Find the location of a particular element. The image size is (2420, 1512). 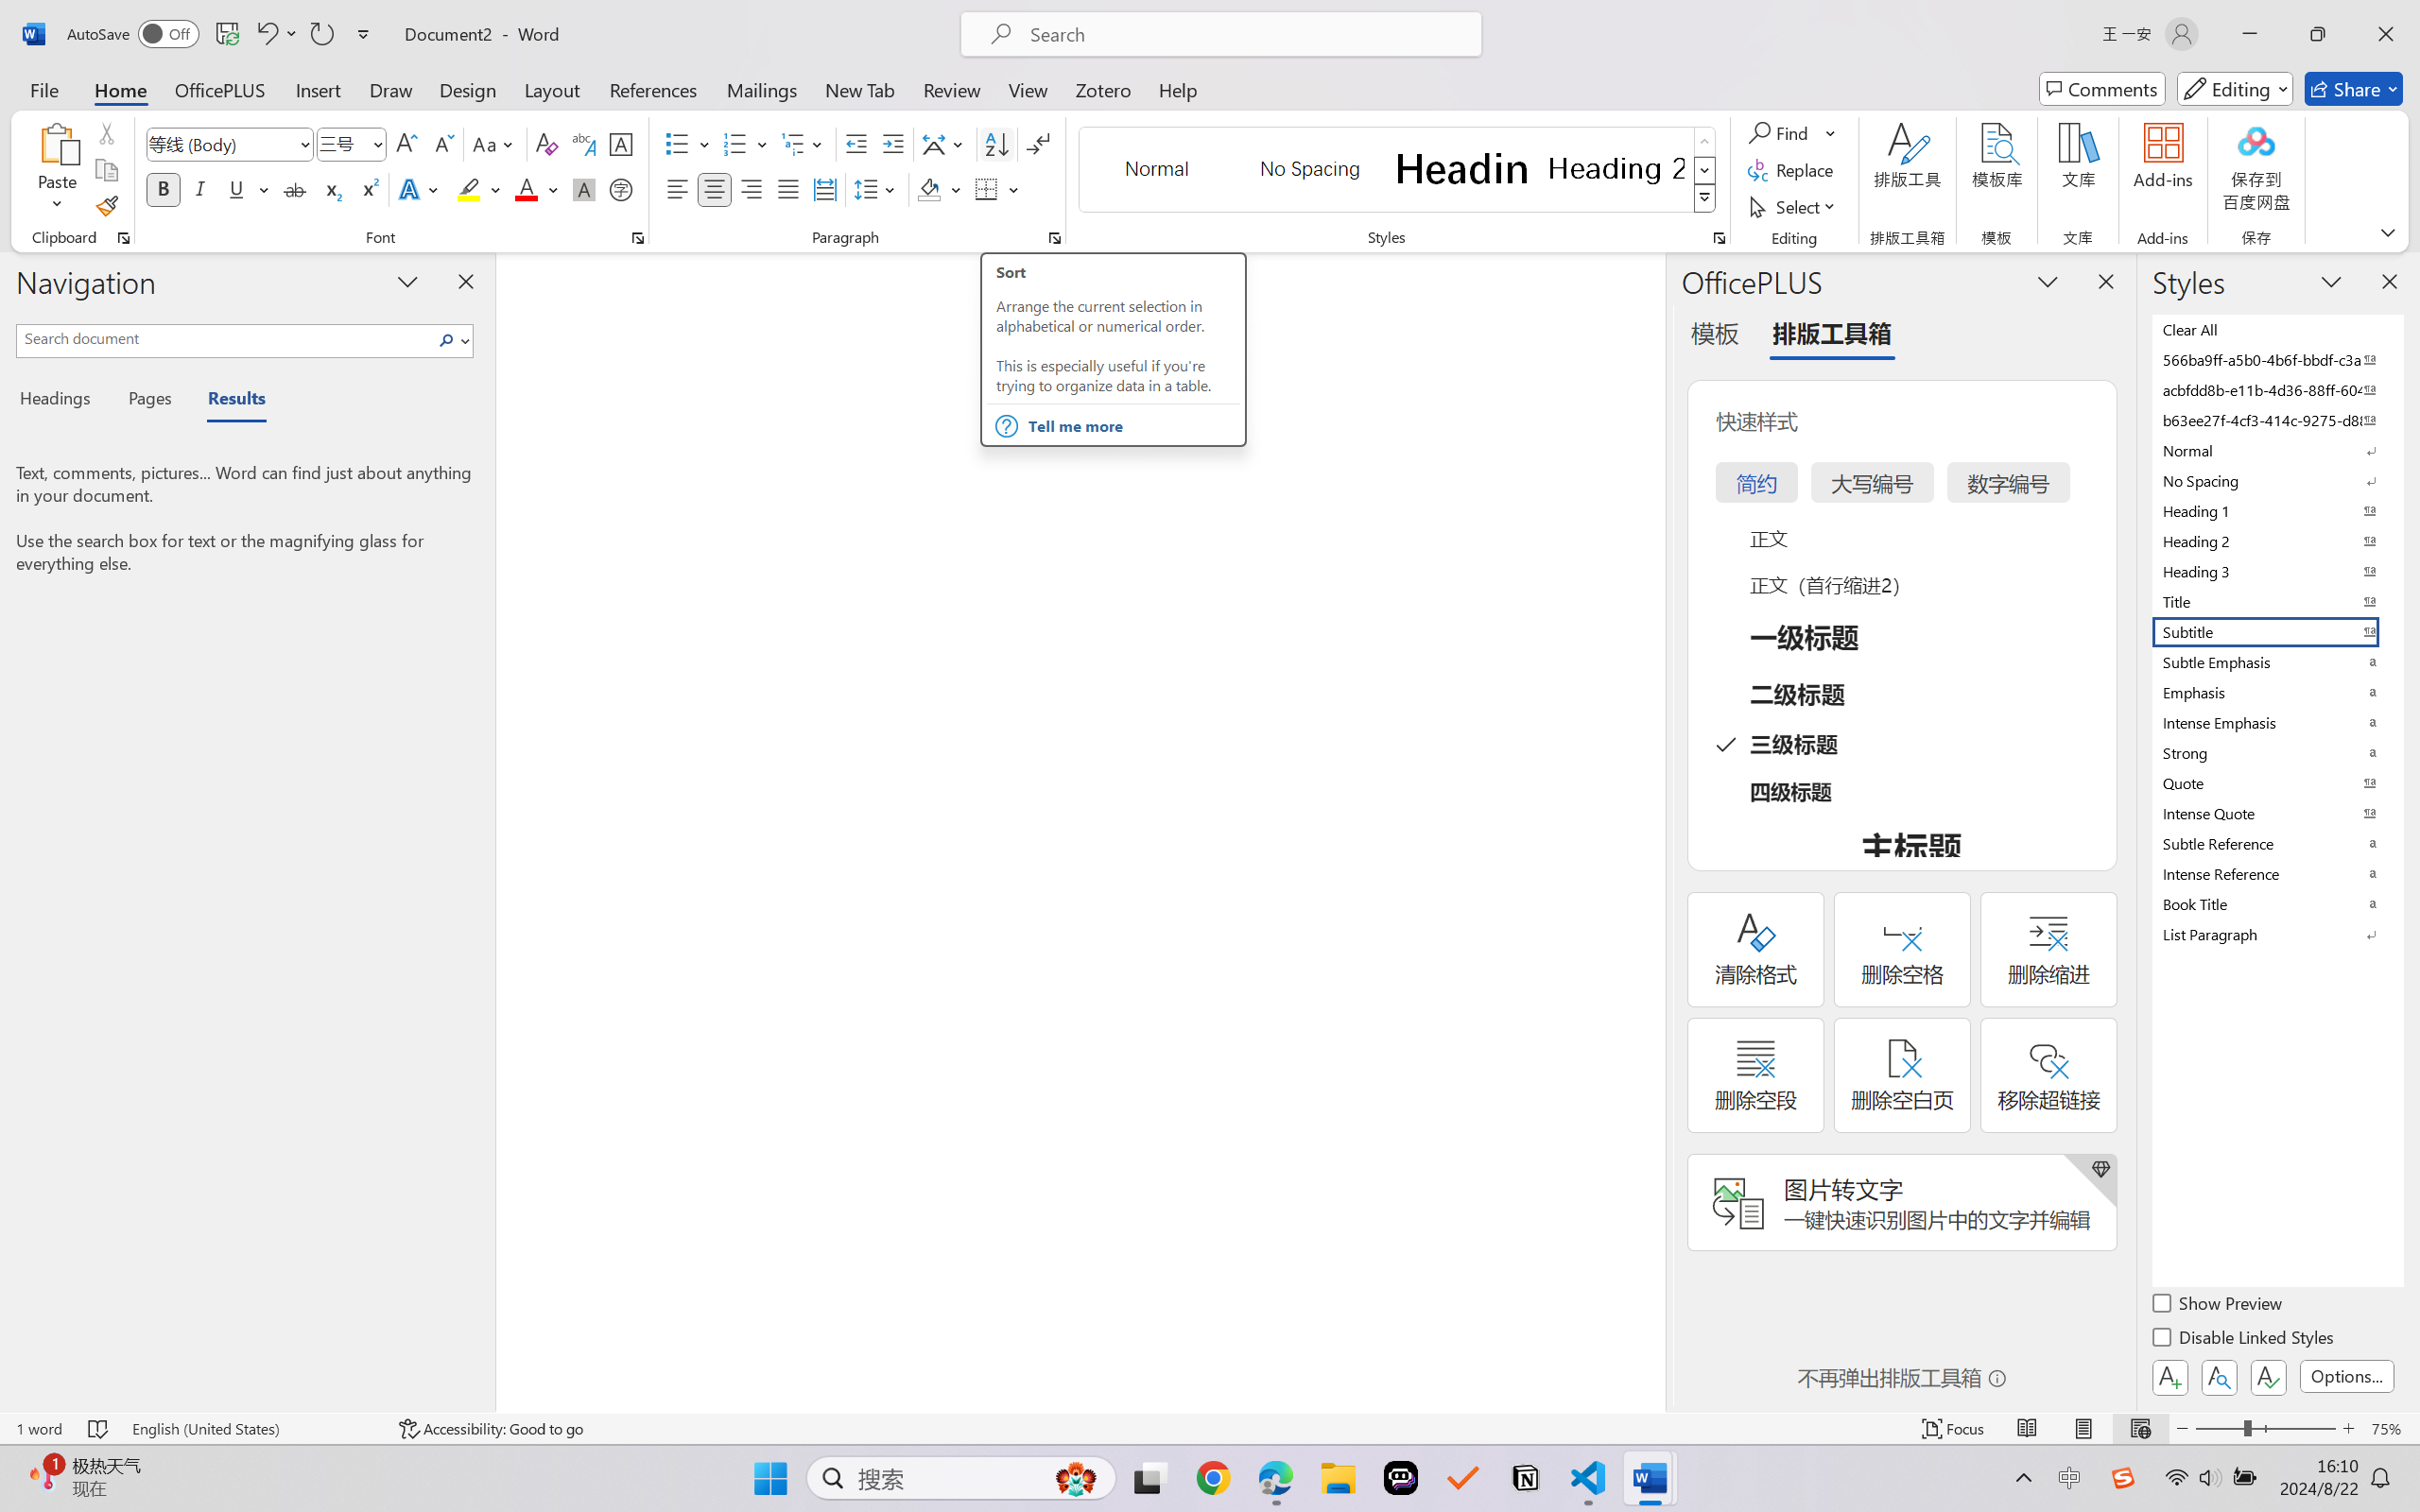

'Class: MsoCommandBar' is located at coordinates (1210, 1428).